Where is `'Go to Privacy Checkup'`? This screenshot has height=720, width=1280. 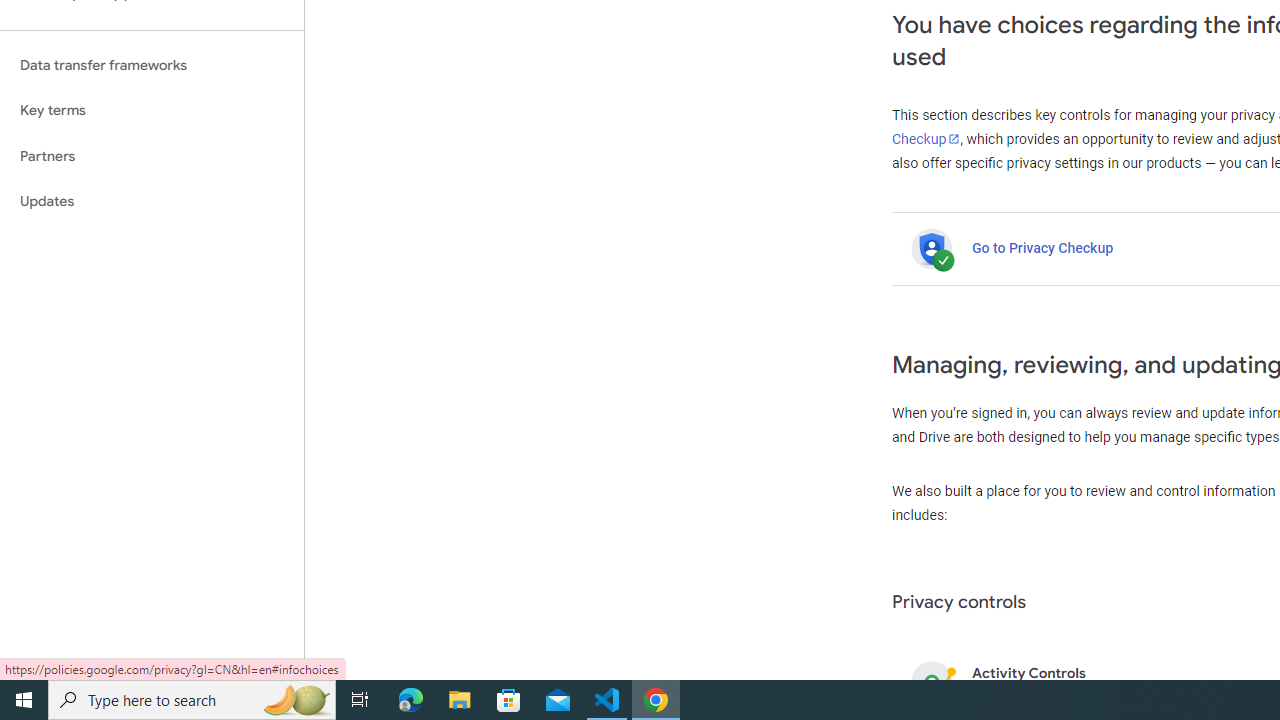
'Go to Privacy Checkup' is located at coordinates (1041, 247).